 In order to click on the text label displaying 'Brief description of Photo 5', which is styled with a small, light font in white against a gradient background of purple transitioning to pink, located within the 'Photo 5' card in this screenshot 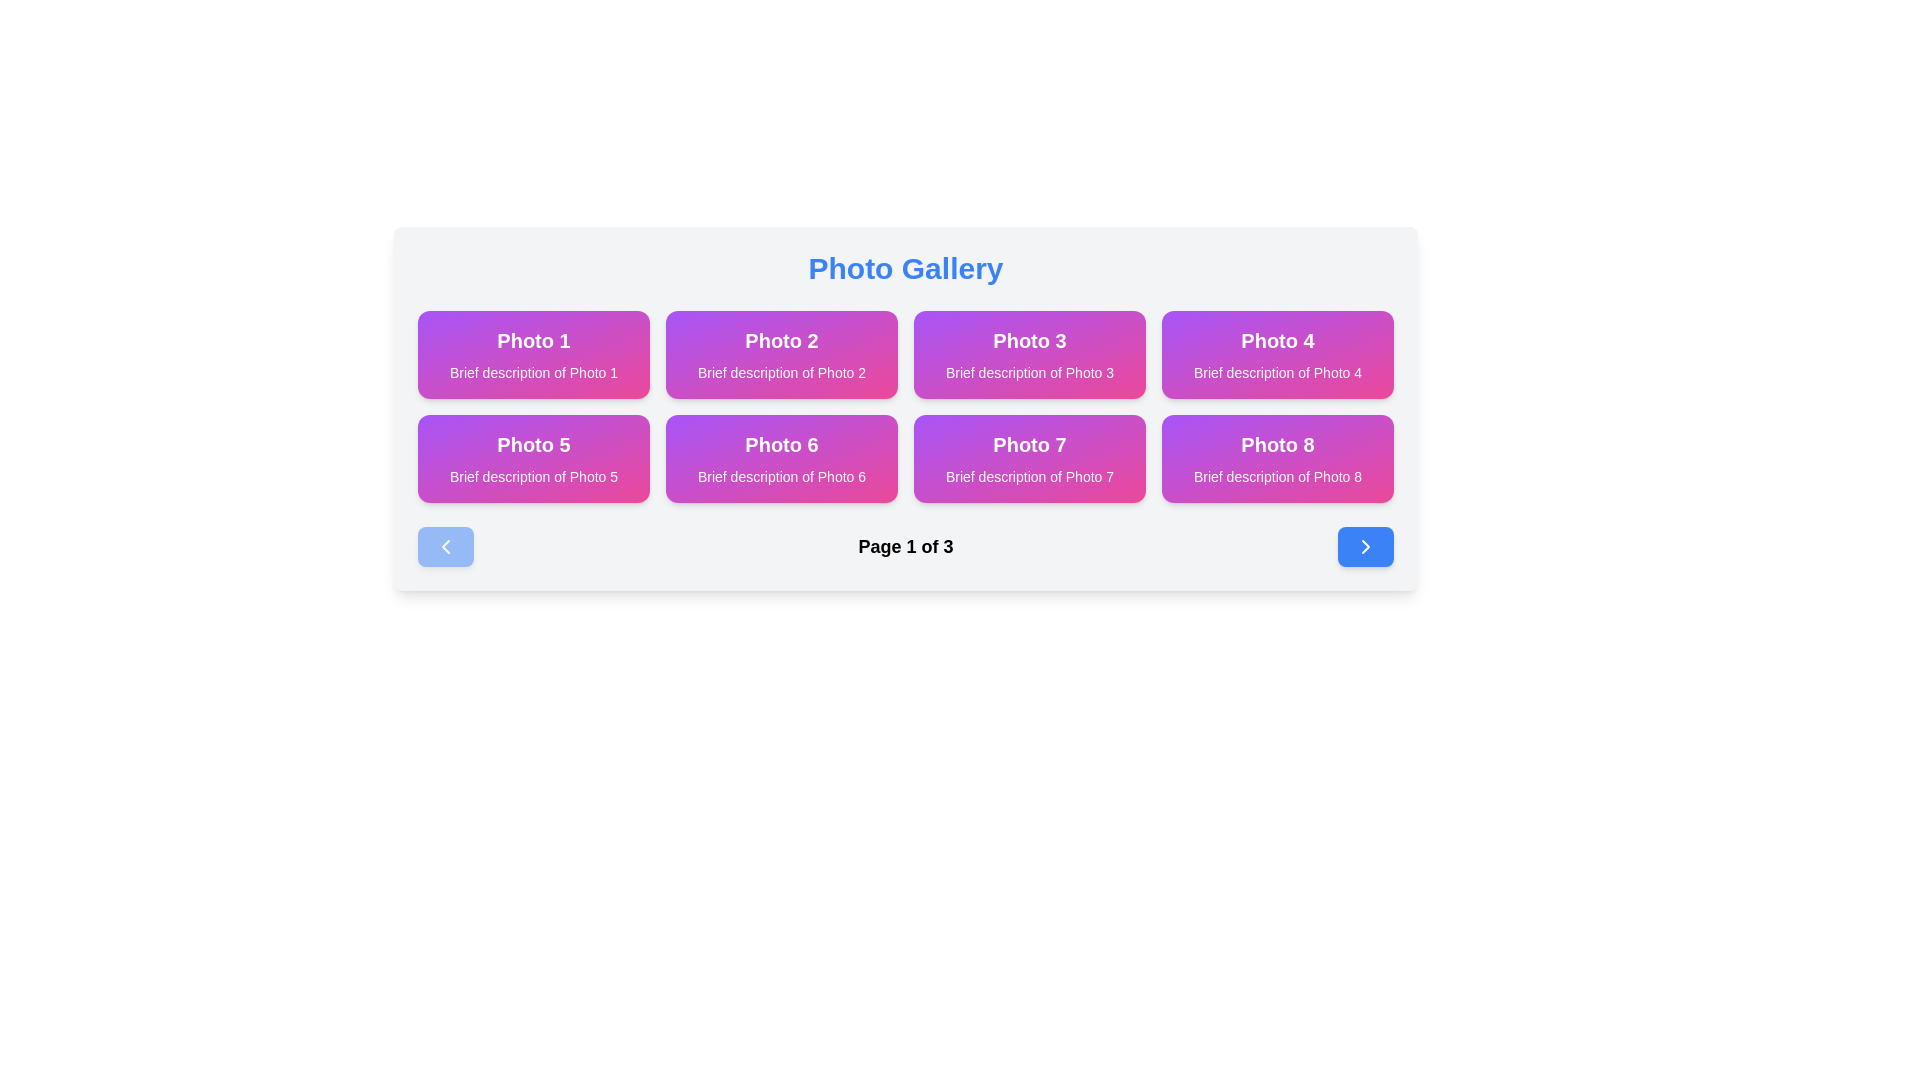, I will do `click(533, 477)`.